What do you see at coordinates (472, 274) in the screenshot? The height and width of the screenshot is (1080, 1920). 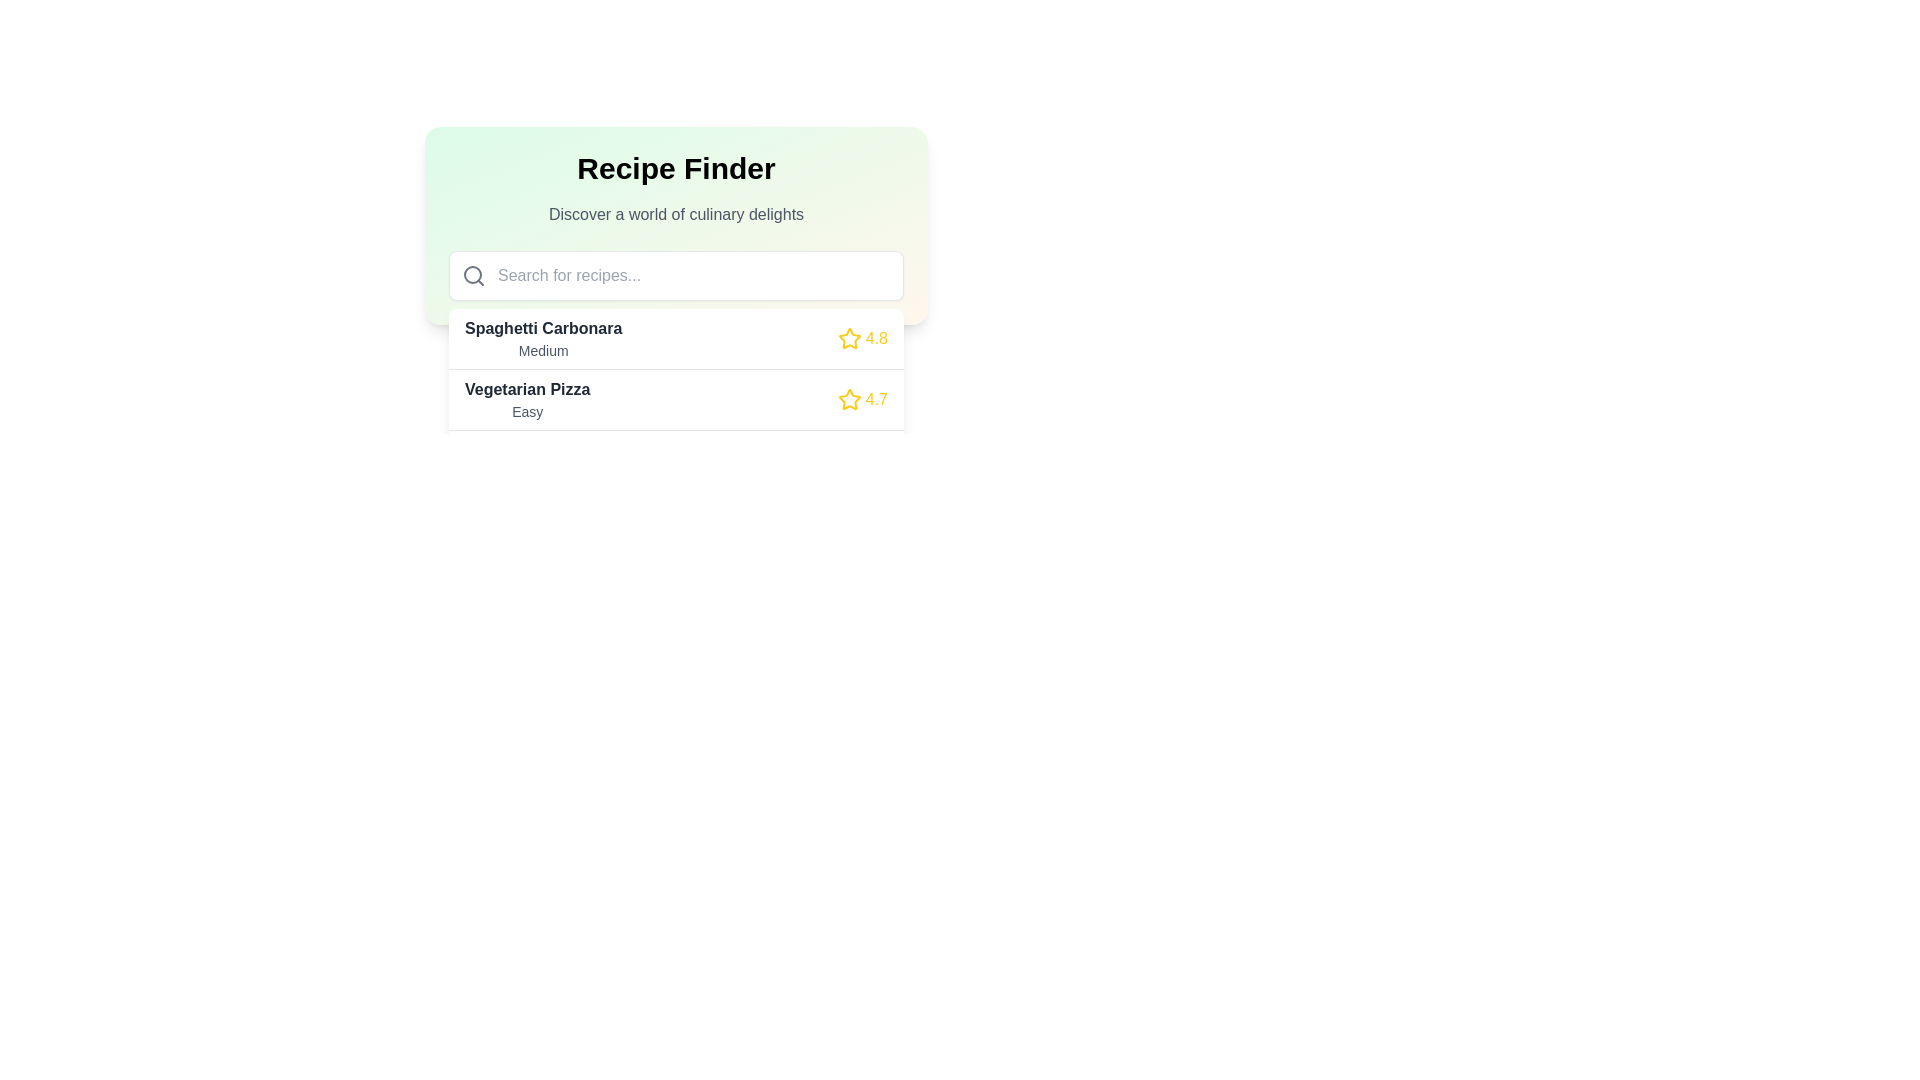 I see `the magnifying glass icon represented by the SVG graphic circle, which symbolizes the search functionality in the interface` at bounding box center [472, 274].